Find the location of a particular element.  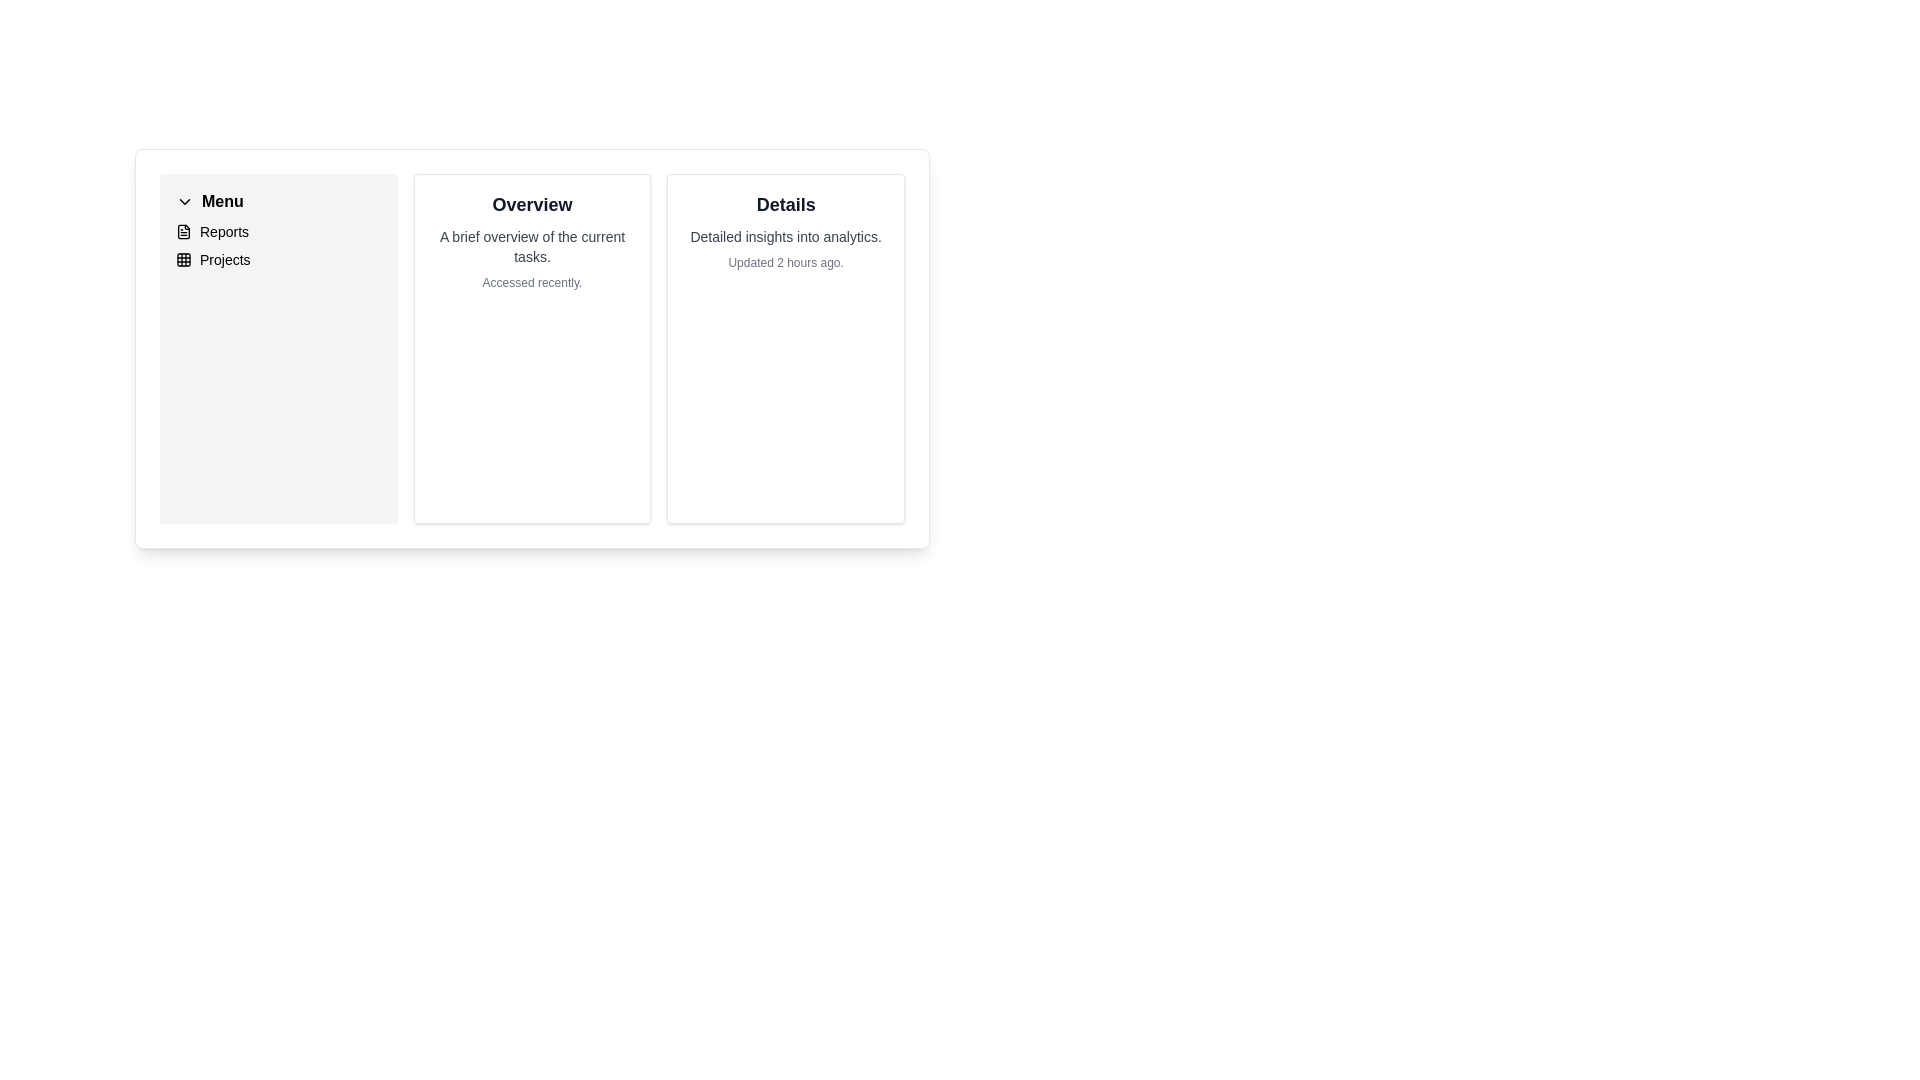

the square sub-component of the SVG icon located in the top-left corner of the 3x3 grid layout in the left sidebar under the 'Menu' section labeled 'Projects' is located at coordinates (183, 258).